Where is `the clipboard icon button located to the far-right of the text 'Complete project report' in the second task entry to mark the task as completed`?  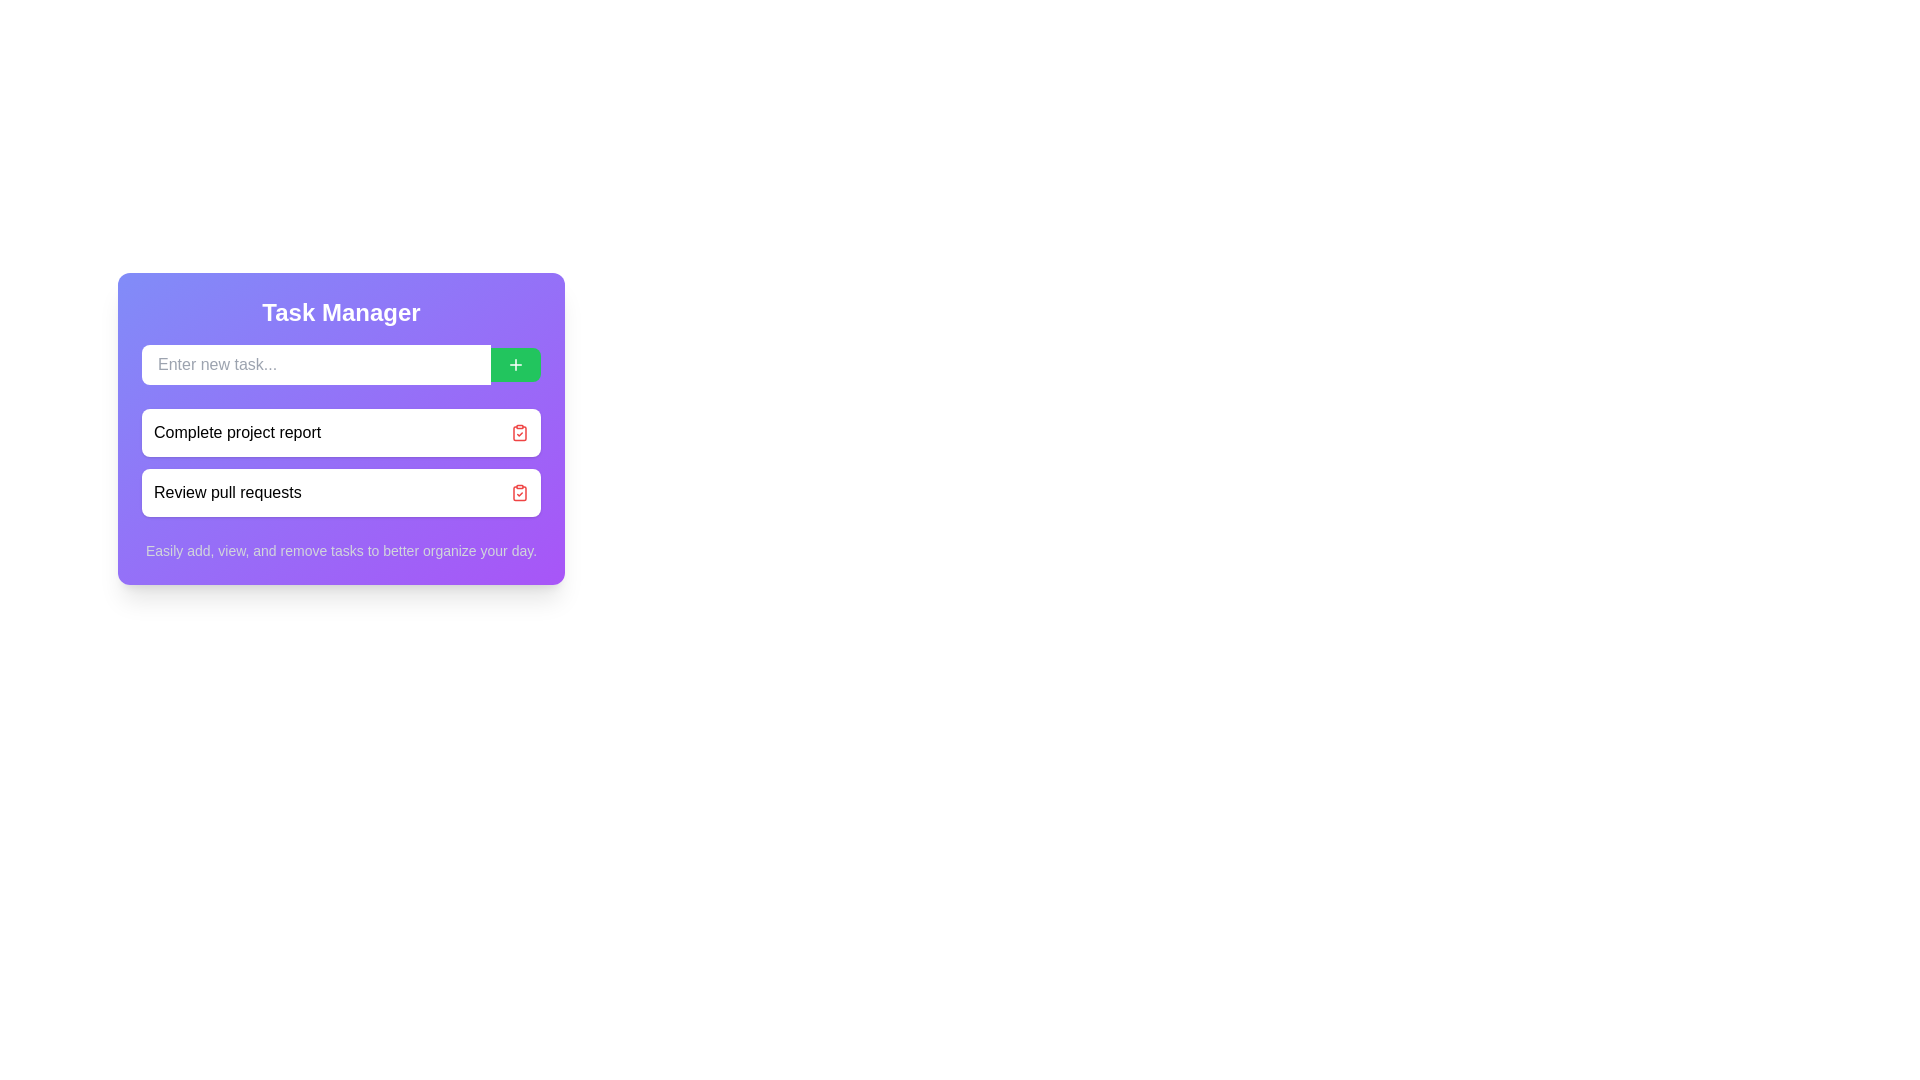
the clipboard icon button located to the far-right of the text 'Complete project report' in the second task entry to mark the task as completed is located at coordinates (519, 431).